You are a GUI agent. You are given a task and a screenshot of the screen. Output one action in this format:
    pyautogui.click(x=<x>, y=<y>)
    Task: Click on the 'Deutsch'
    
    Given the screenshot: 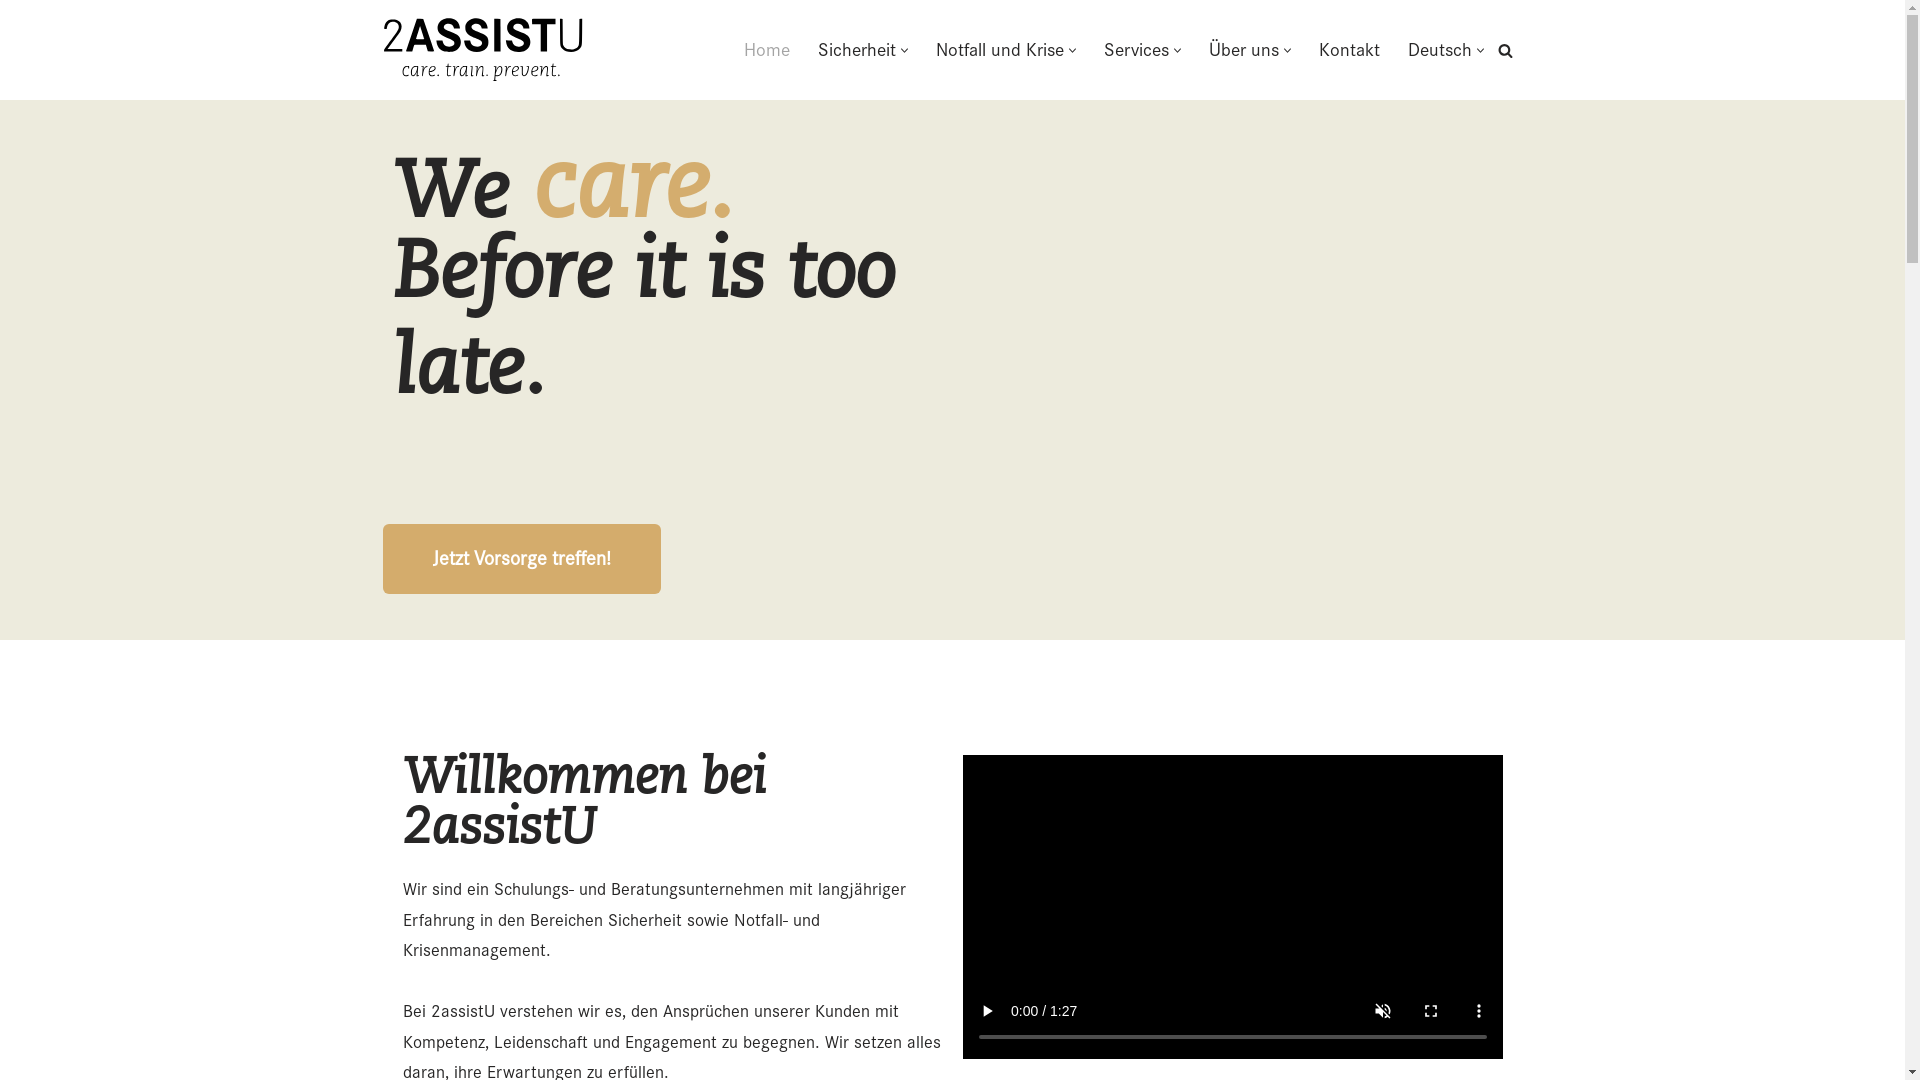 What is the action you would take?
    pyautogui.click(x=1440, y=48)
    